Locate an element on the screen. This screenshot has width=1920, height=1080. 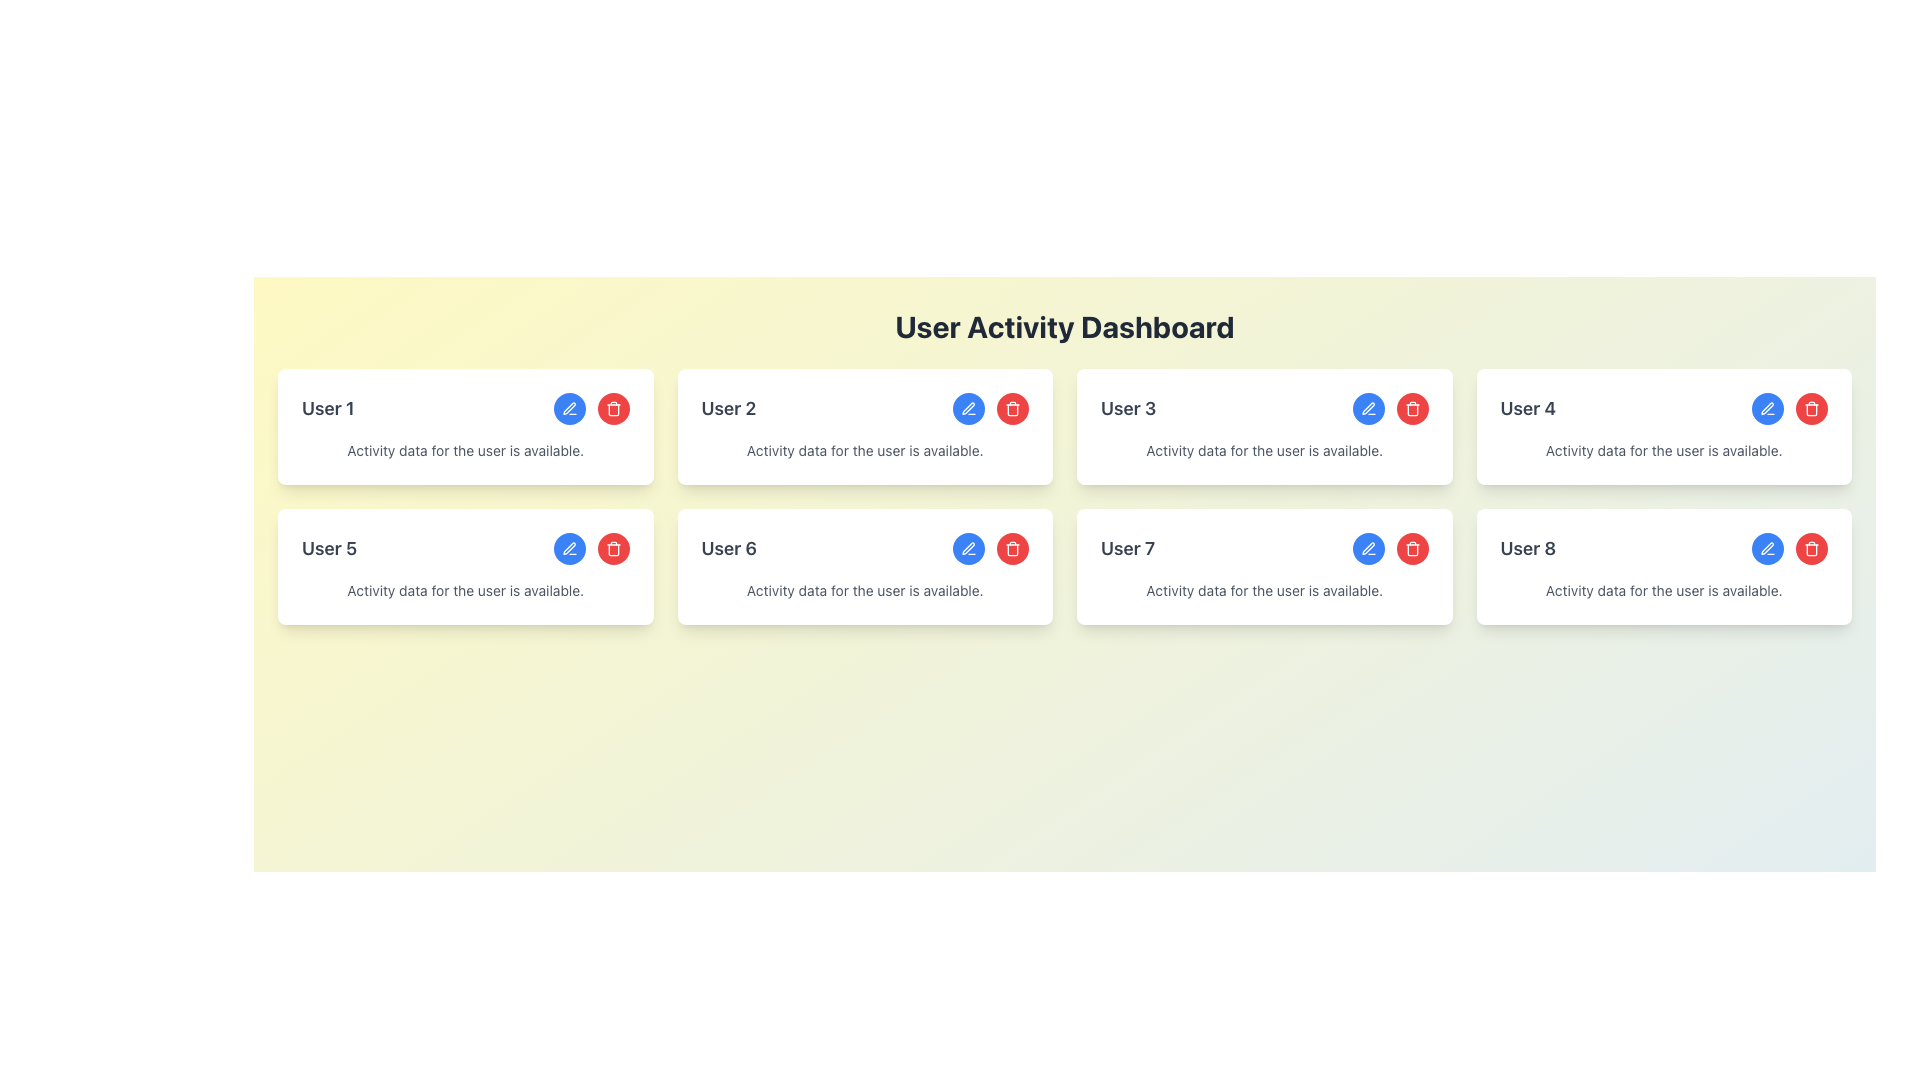
the edit button located in the 'User 5' card on the second row, first column is located at coordinates (568, 548).